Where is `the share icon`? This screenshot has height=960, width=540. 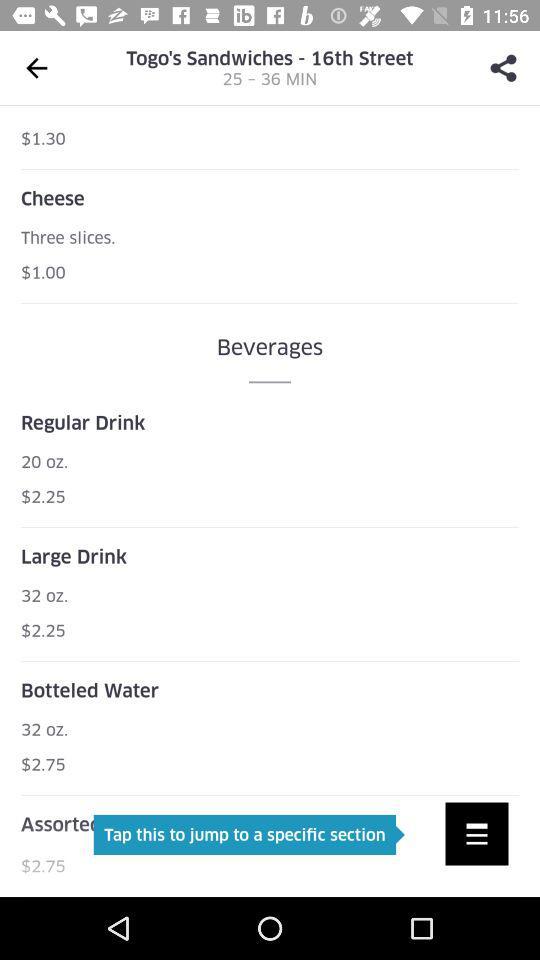
the share icon is located at coordinates (502, 68).